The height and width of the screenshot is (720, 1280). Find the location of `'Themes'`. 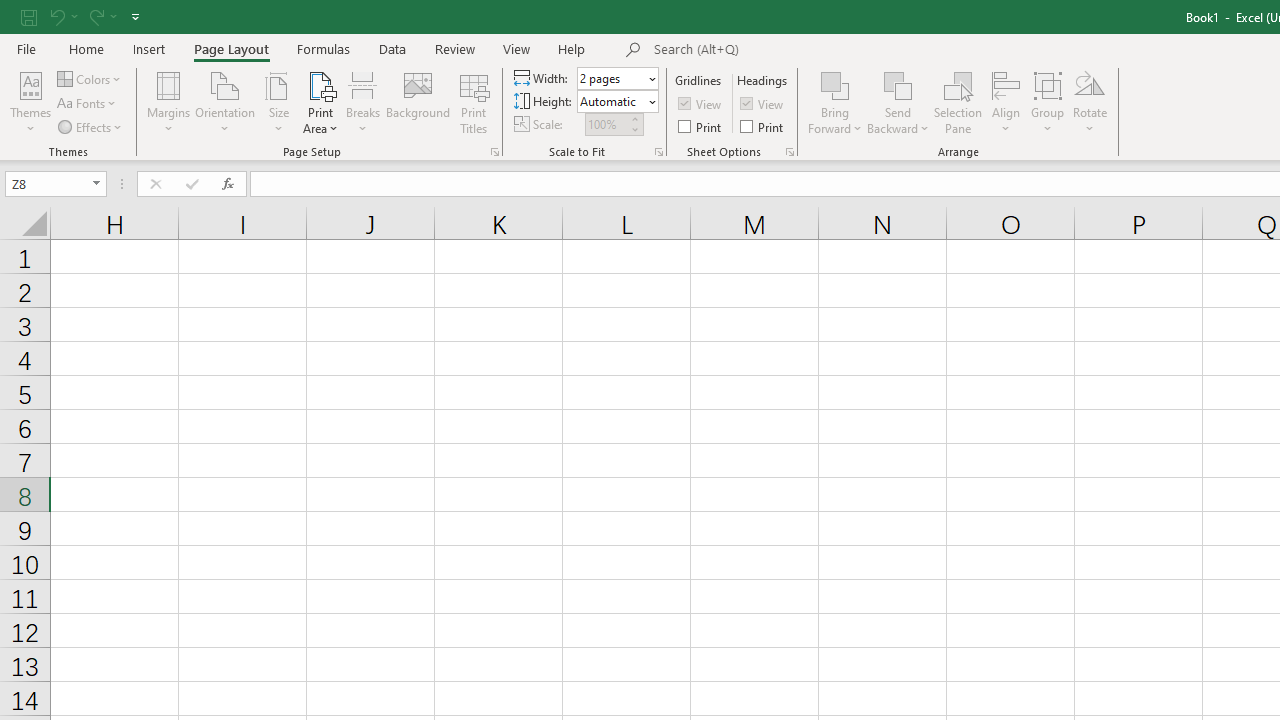

'Themes' is located at coordinates (30, 103).